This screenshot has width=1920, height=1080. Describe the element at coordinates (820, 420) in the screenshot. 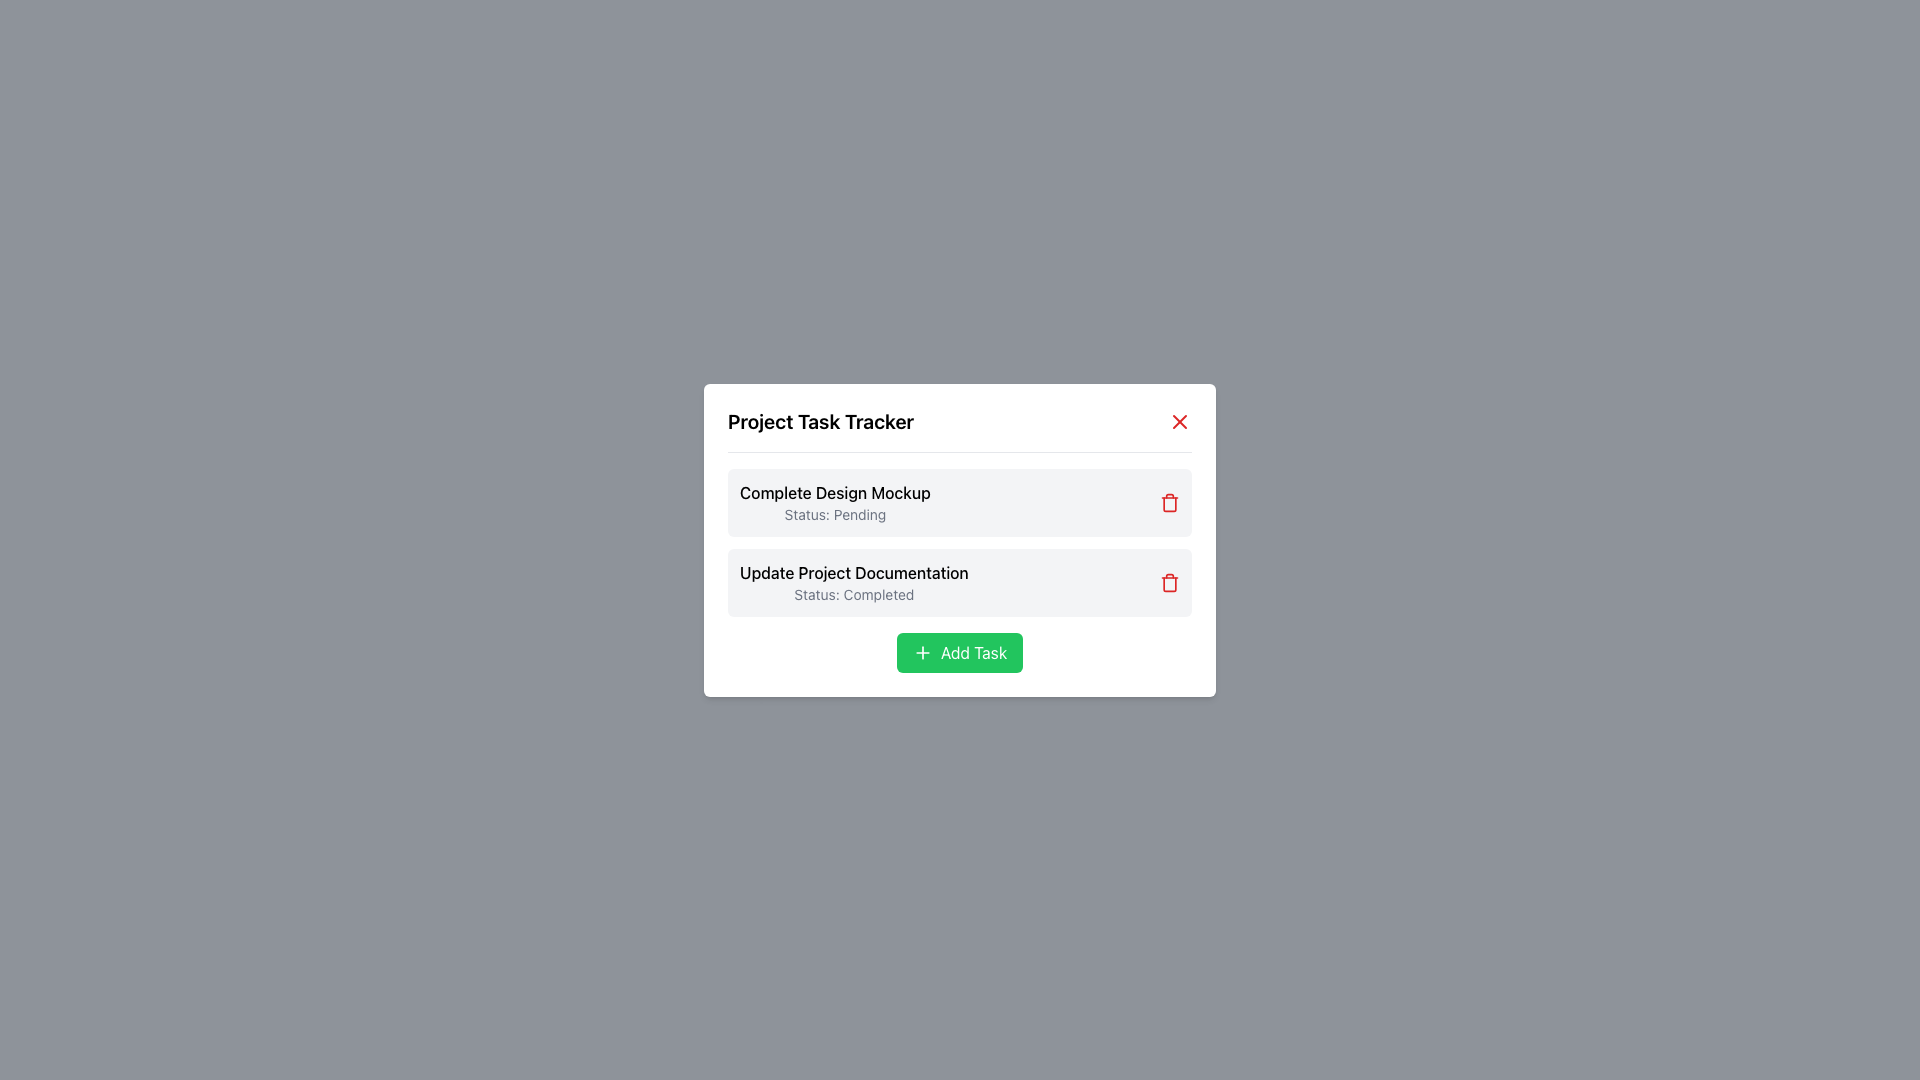

I see `the bold text element reading 'Project Task Tracker' located at the top center of the modal interface` at that location.